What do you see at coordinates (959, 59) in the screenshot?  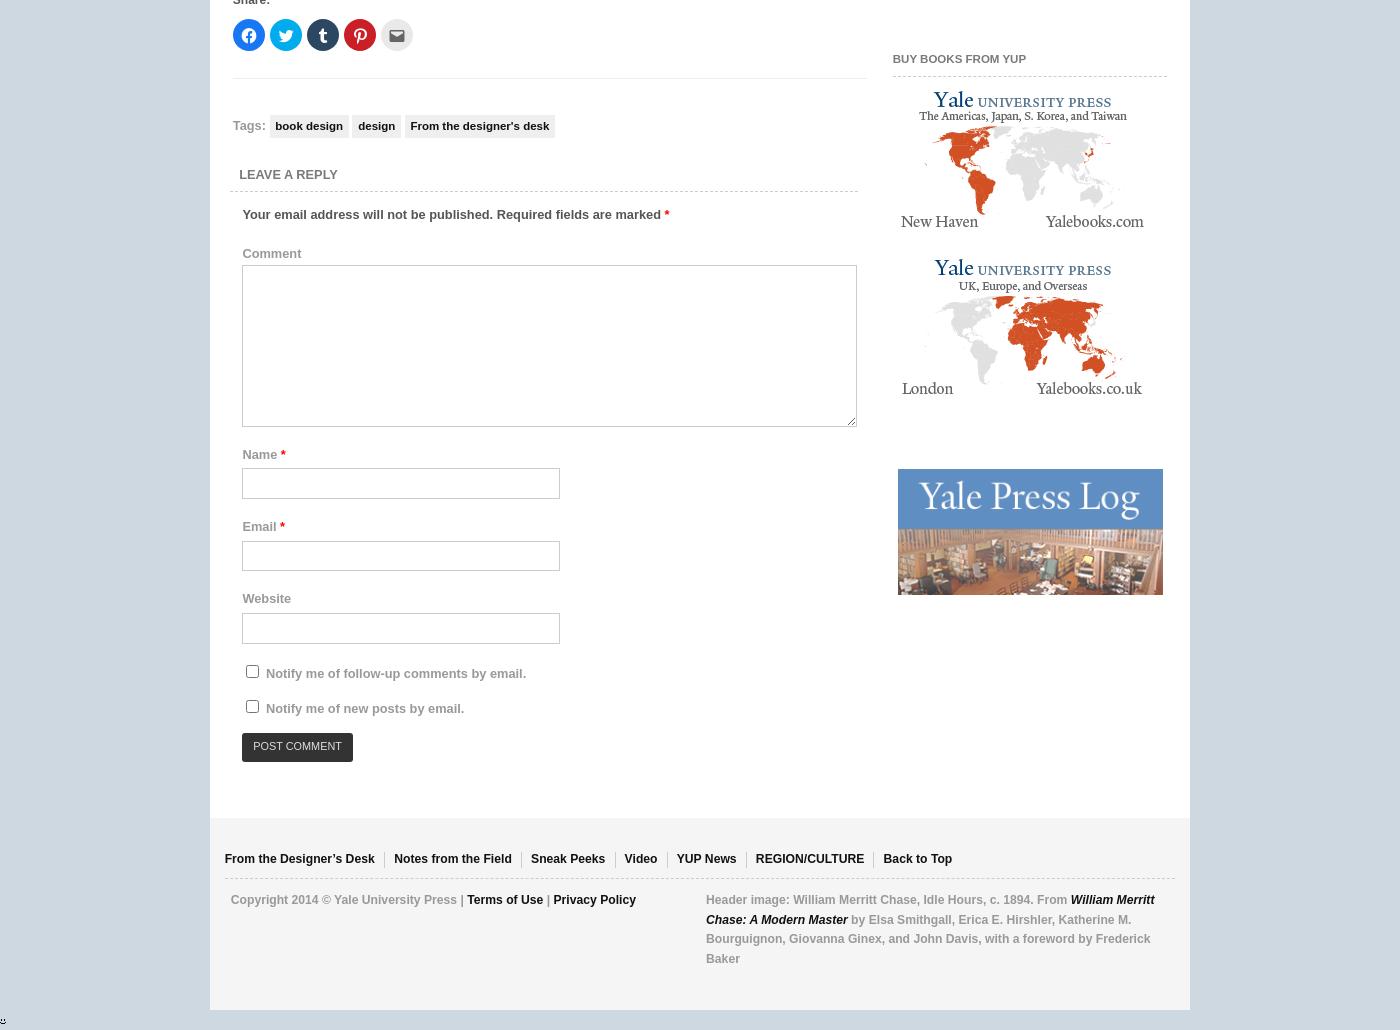 I see `'Buy Books from YUP'` at bounding box center [959, 59].